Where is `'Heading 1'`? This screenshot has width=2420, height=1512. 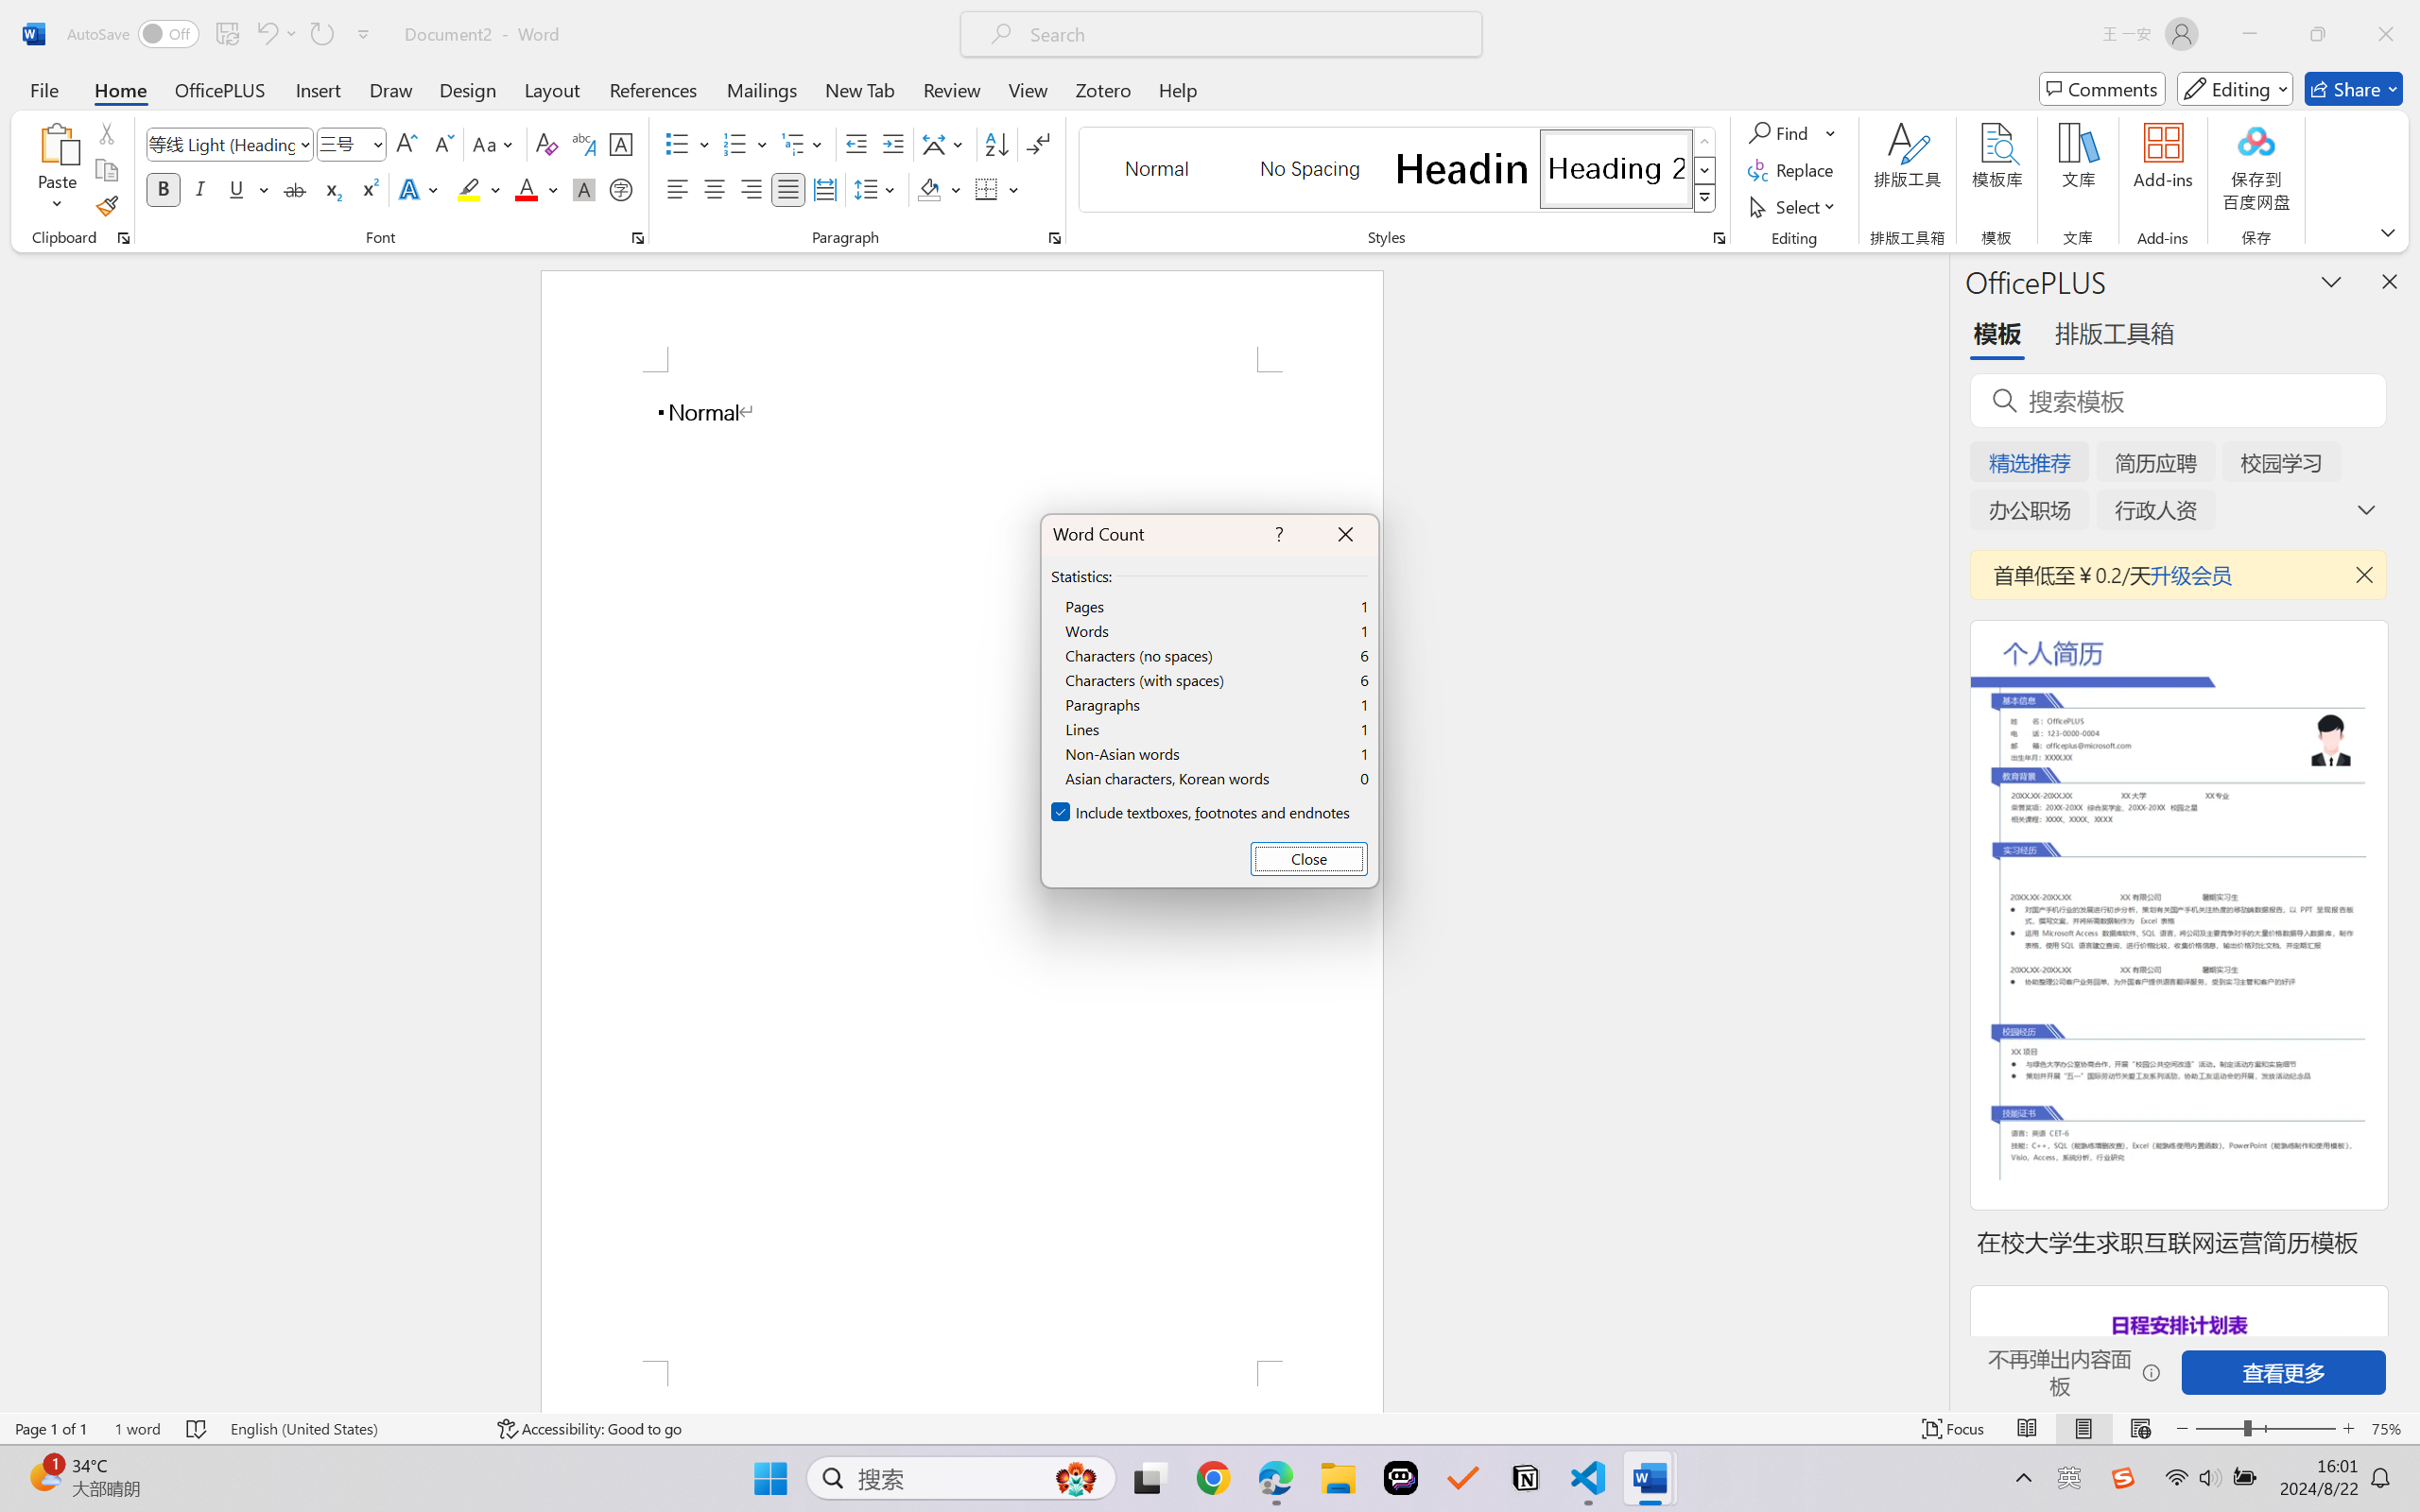
'Heading 1' is located at coordinates (1461, 168).